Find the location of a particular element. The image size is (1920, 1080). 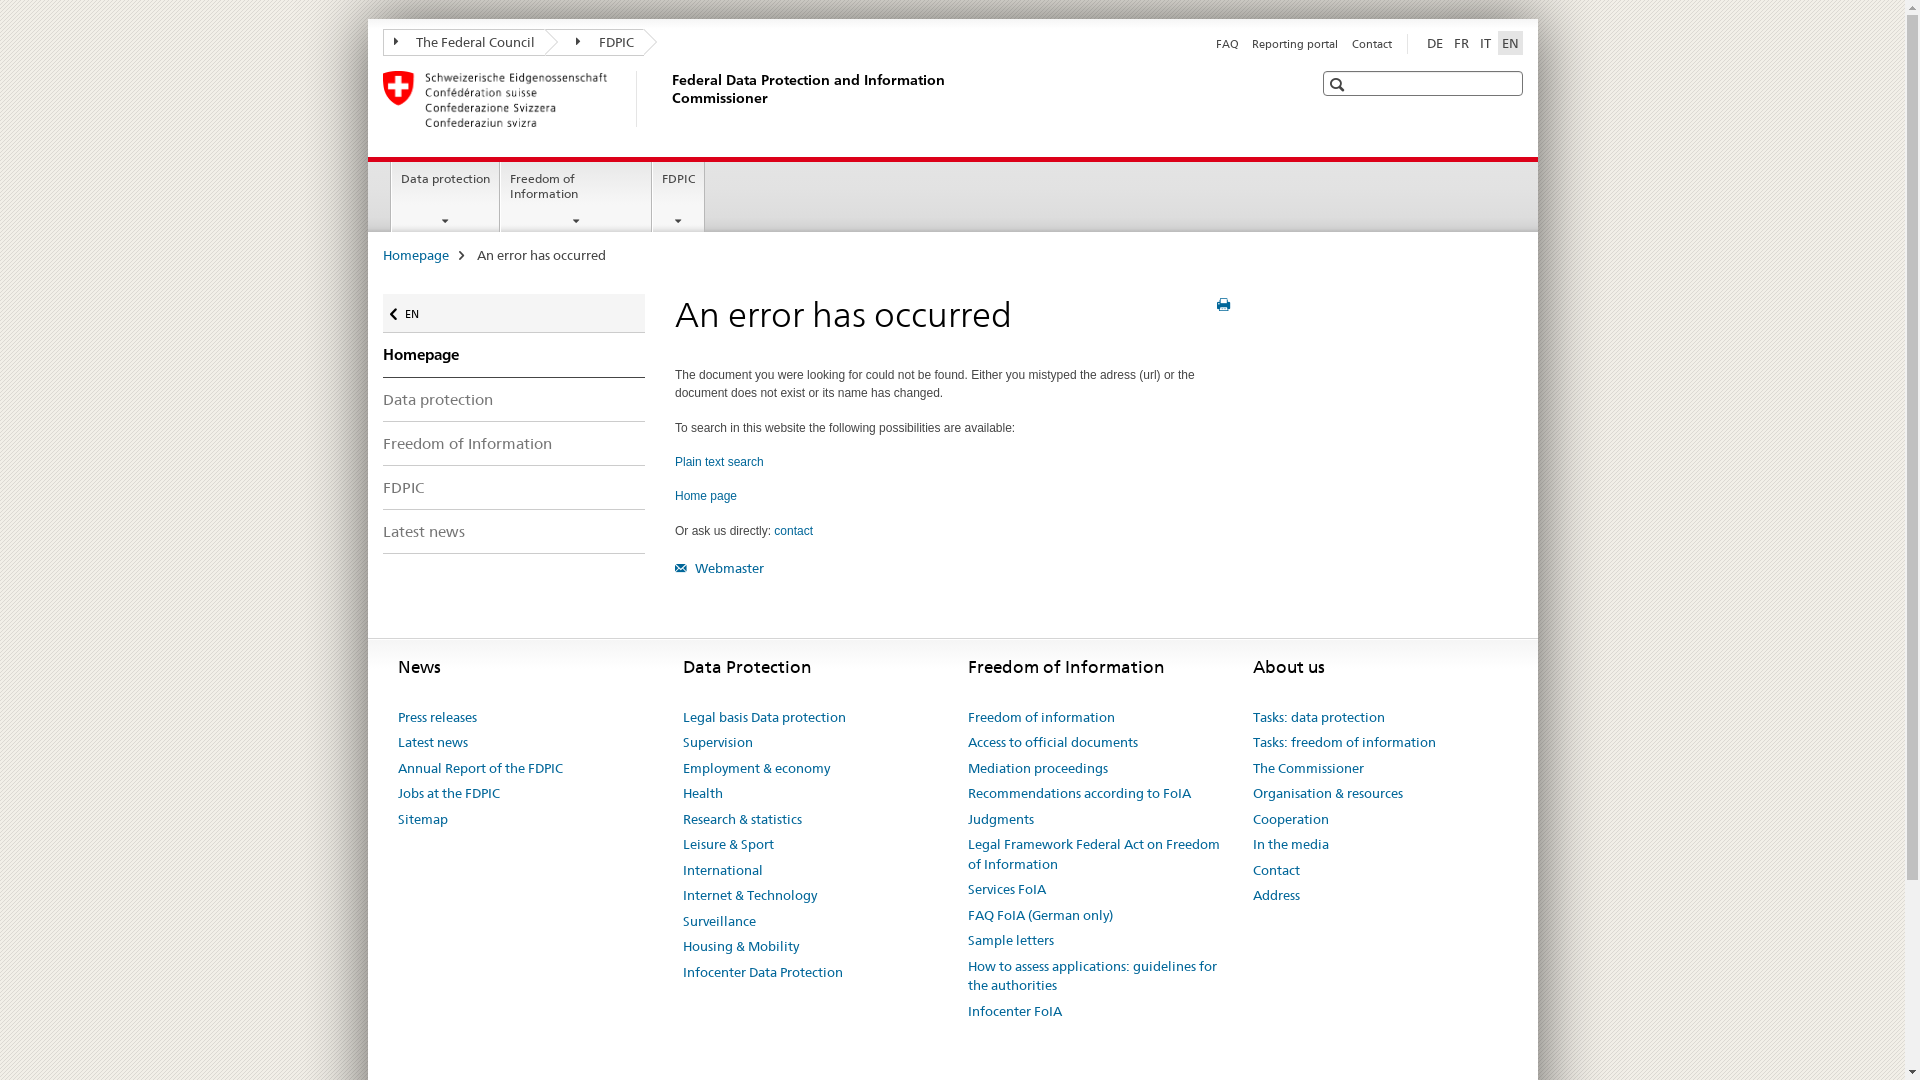

'Health' is located at coordinates (701, 793).